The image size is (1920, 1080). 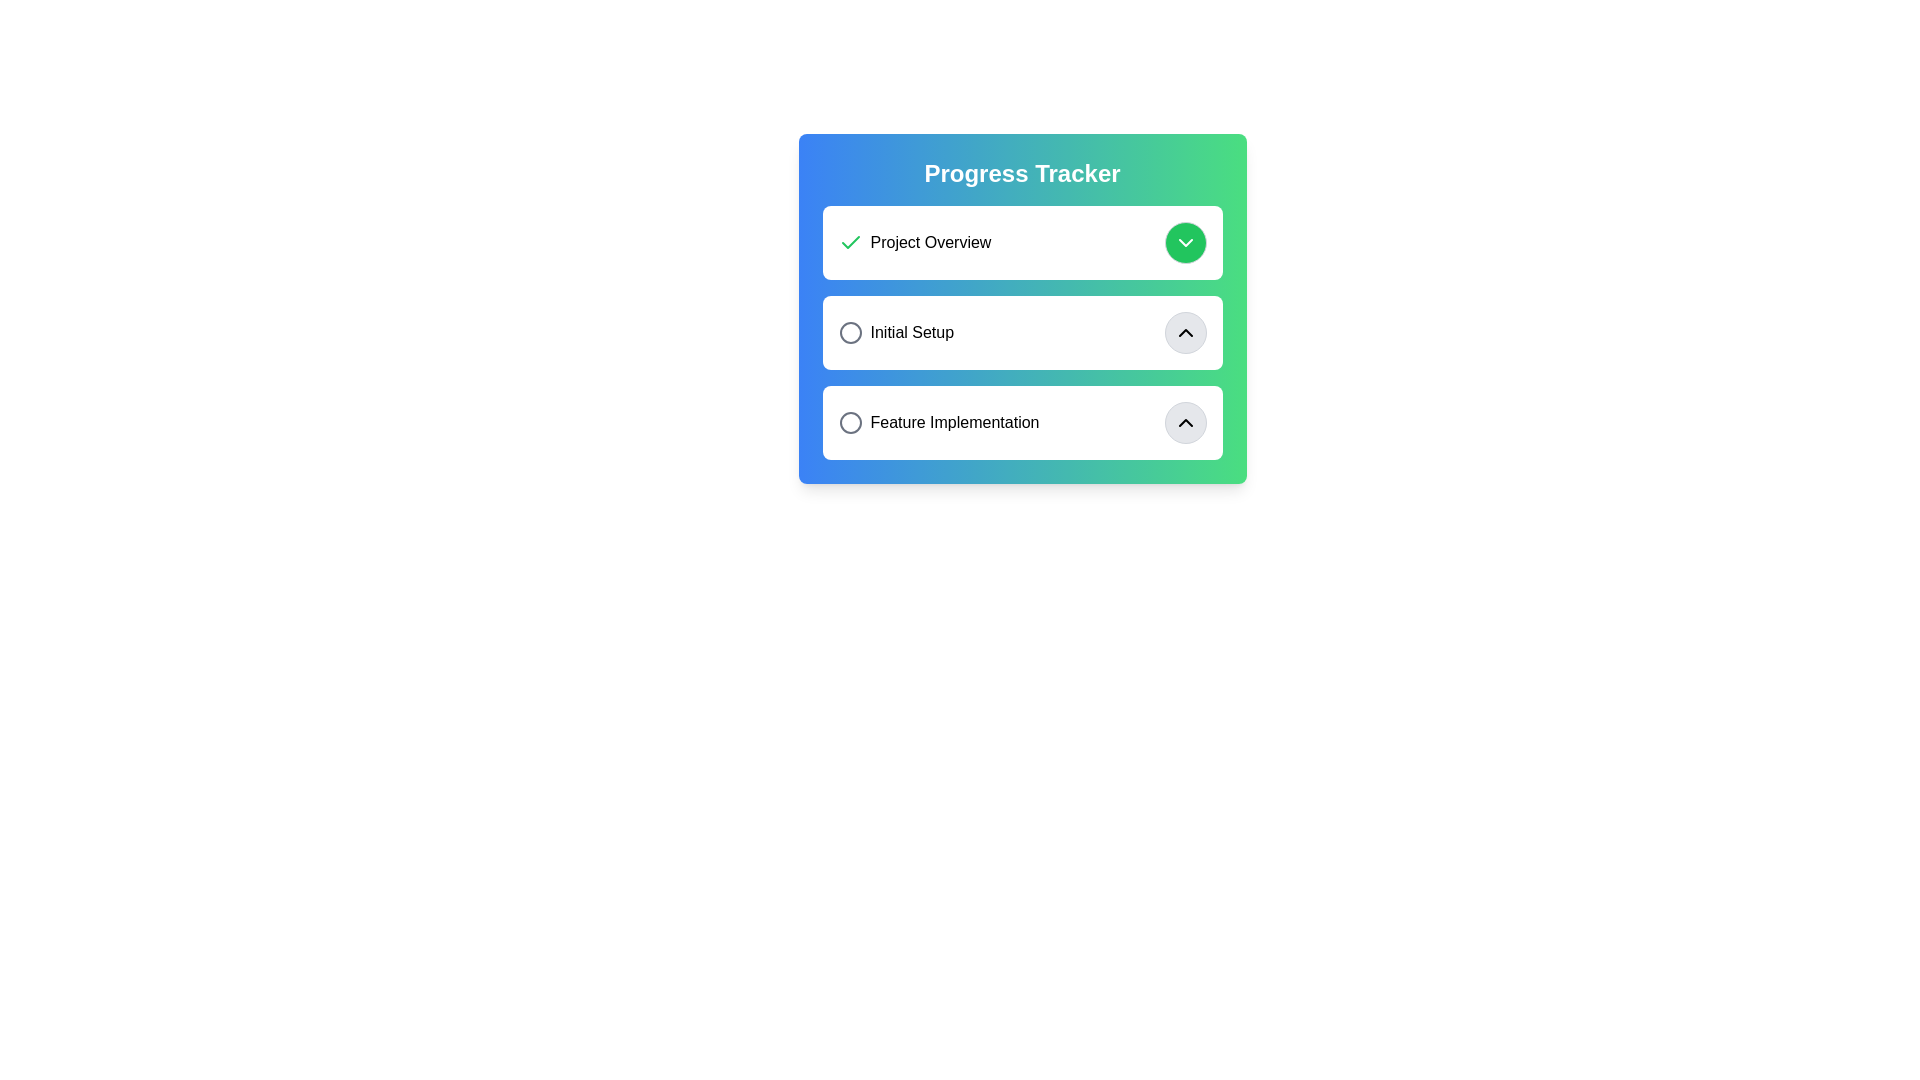 What do you see at coordinates (1185, 422) in the screenshot?
I see `the circular button with a gray background and a black upward chevron icon located in the 'Feature Implementation' section of the 'Progress Tracker' card` at bounding box center [1185, 422].